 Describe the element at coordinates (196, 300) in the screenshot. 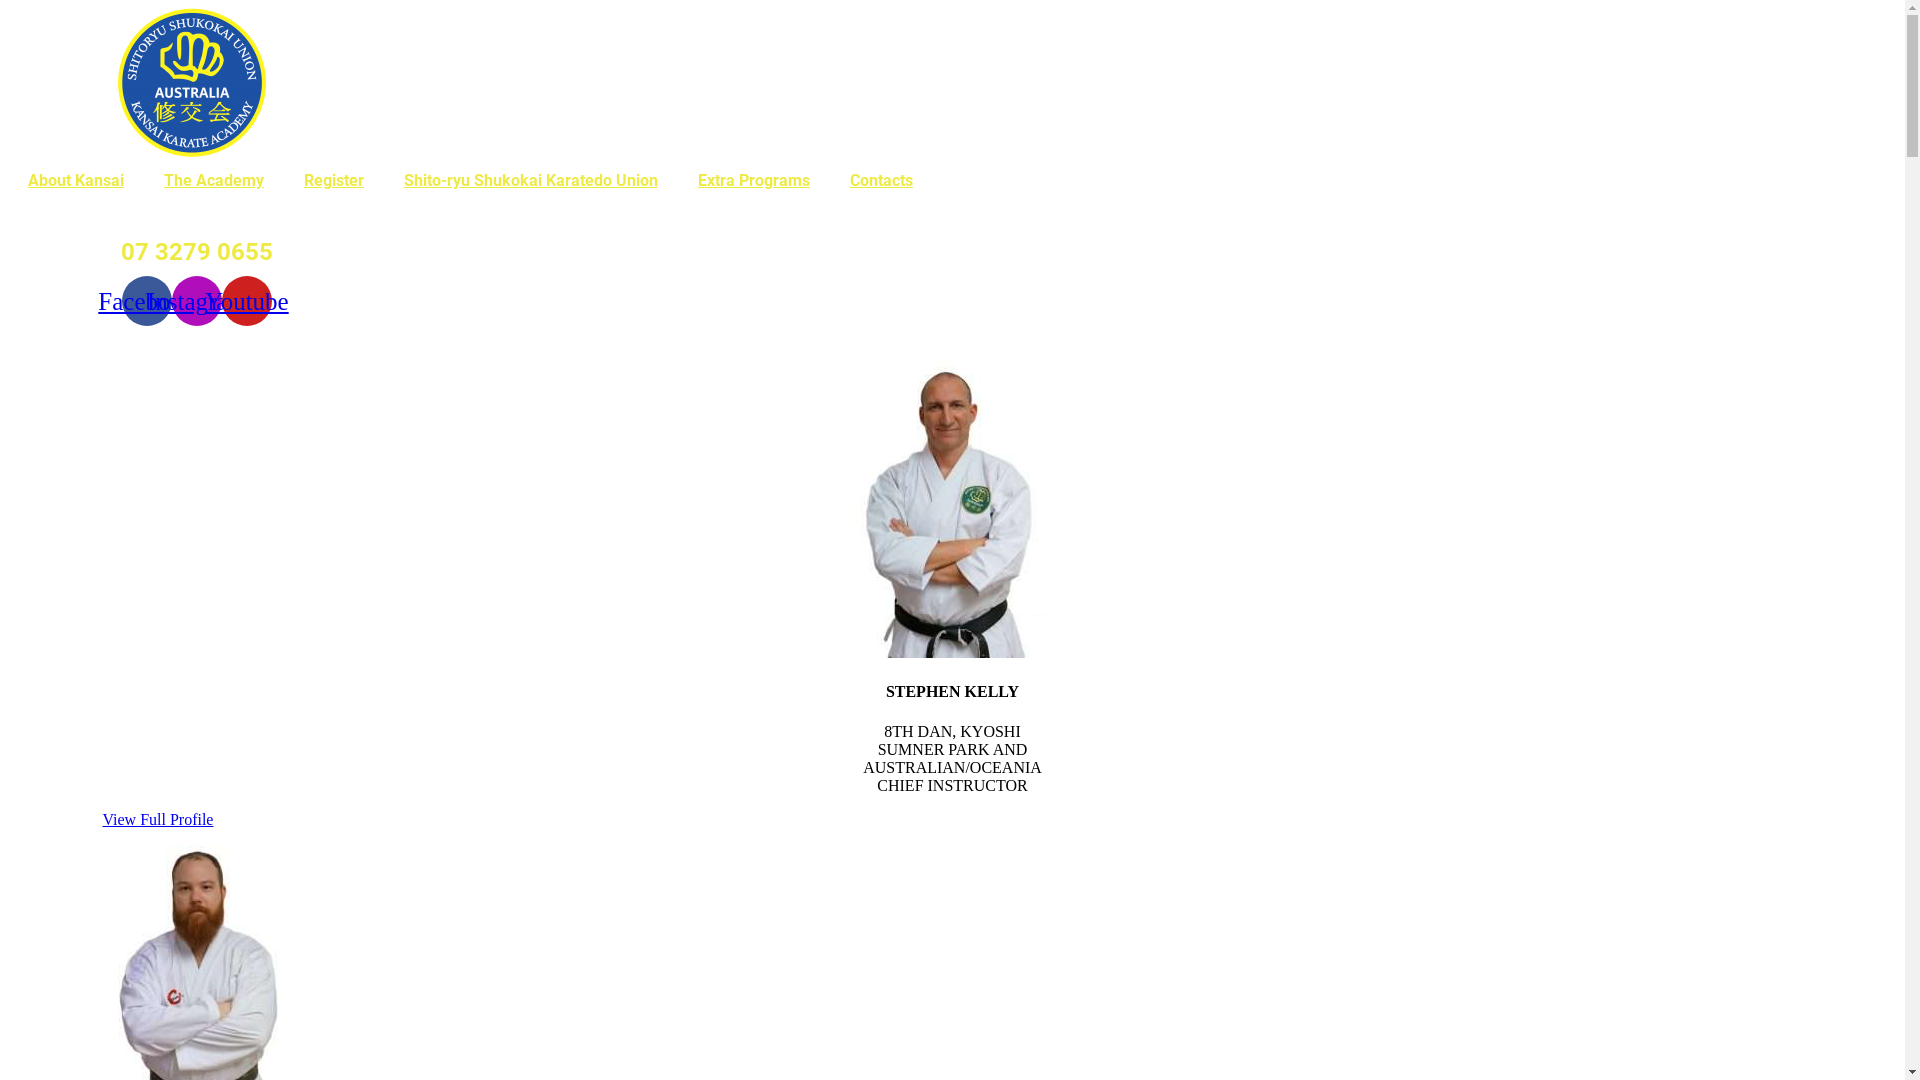

I see `'Instagram'` at that location.